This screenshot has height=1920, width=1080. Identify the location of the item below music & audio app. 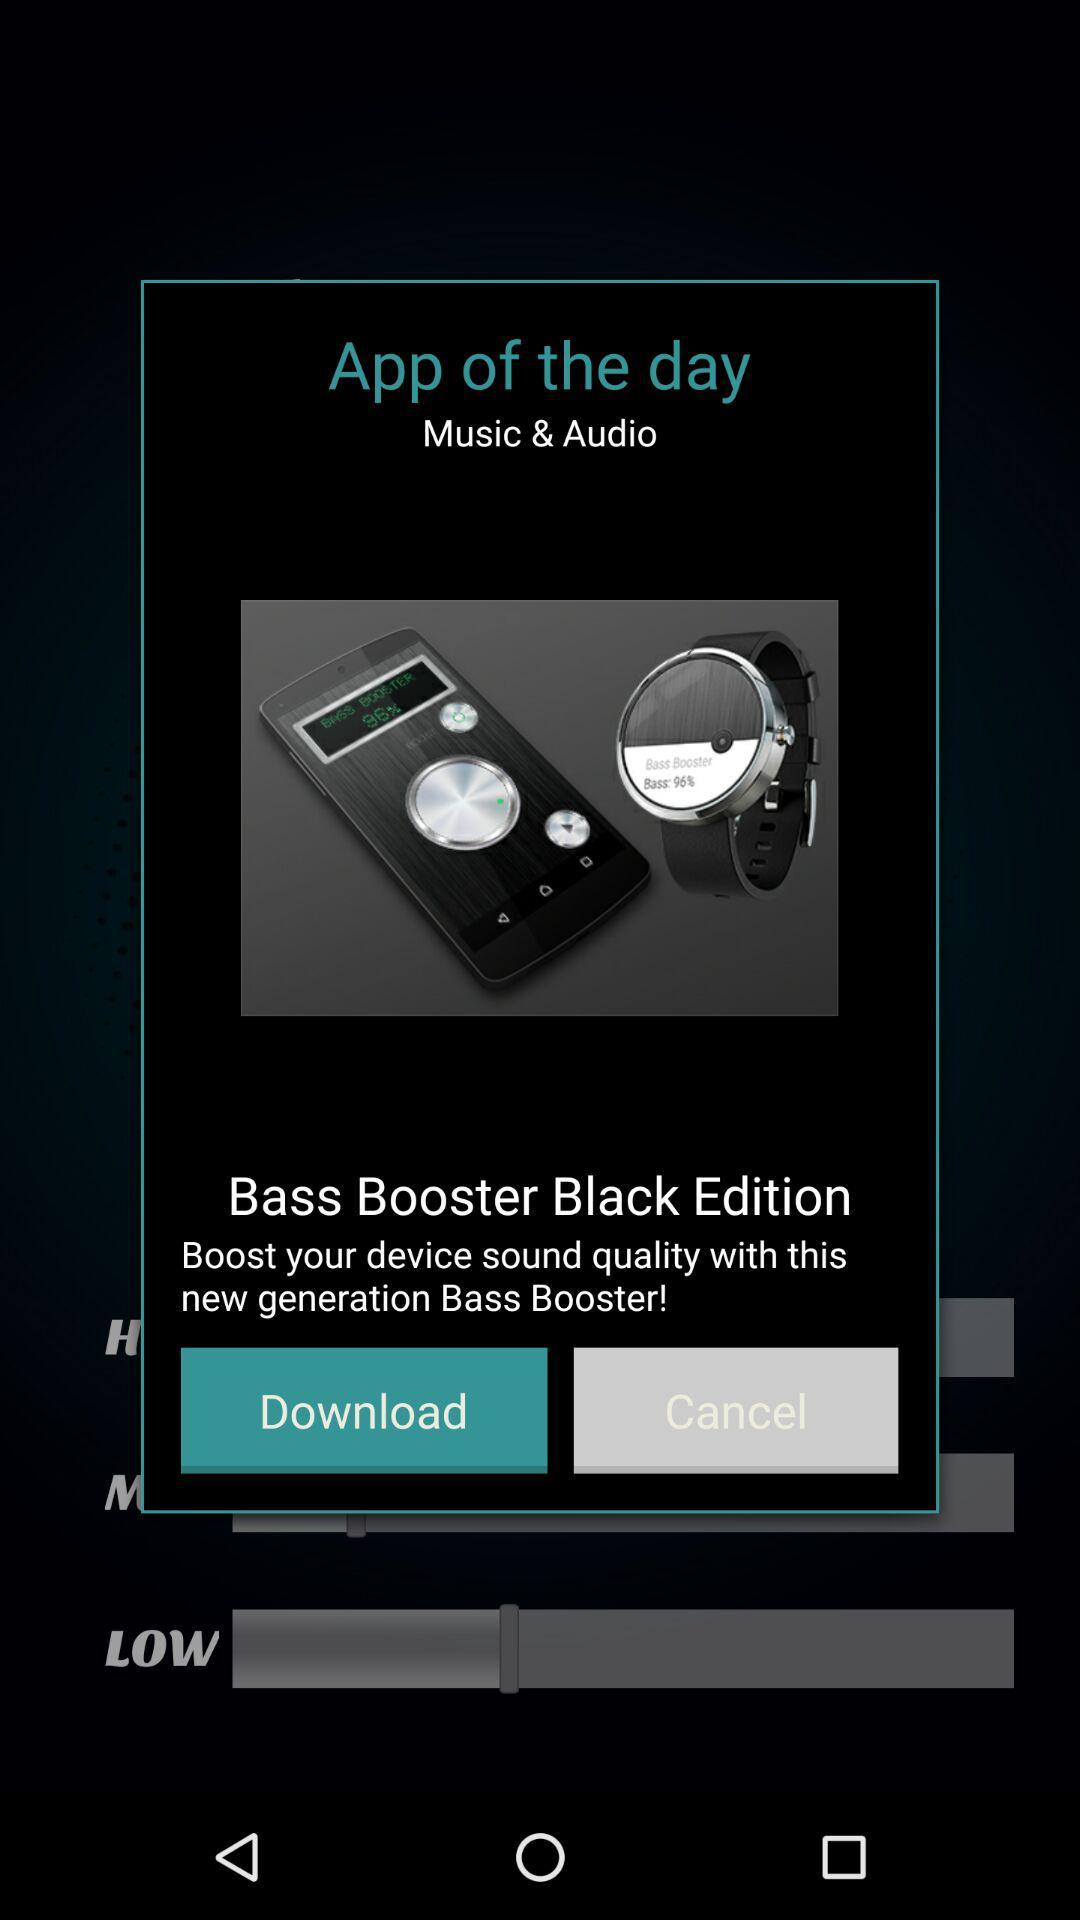
(538, 808).